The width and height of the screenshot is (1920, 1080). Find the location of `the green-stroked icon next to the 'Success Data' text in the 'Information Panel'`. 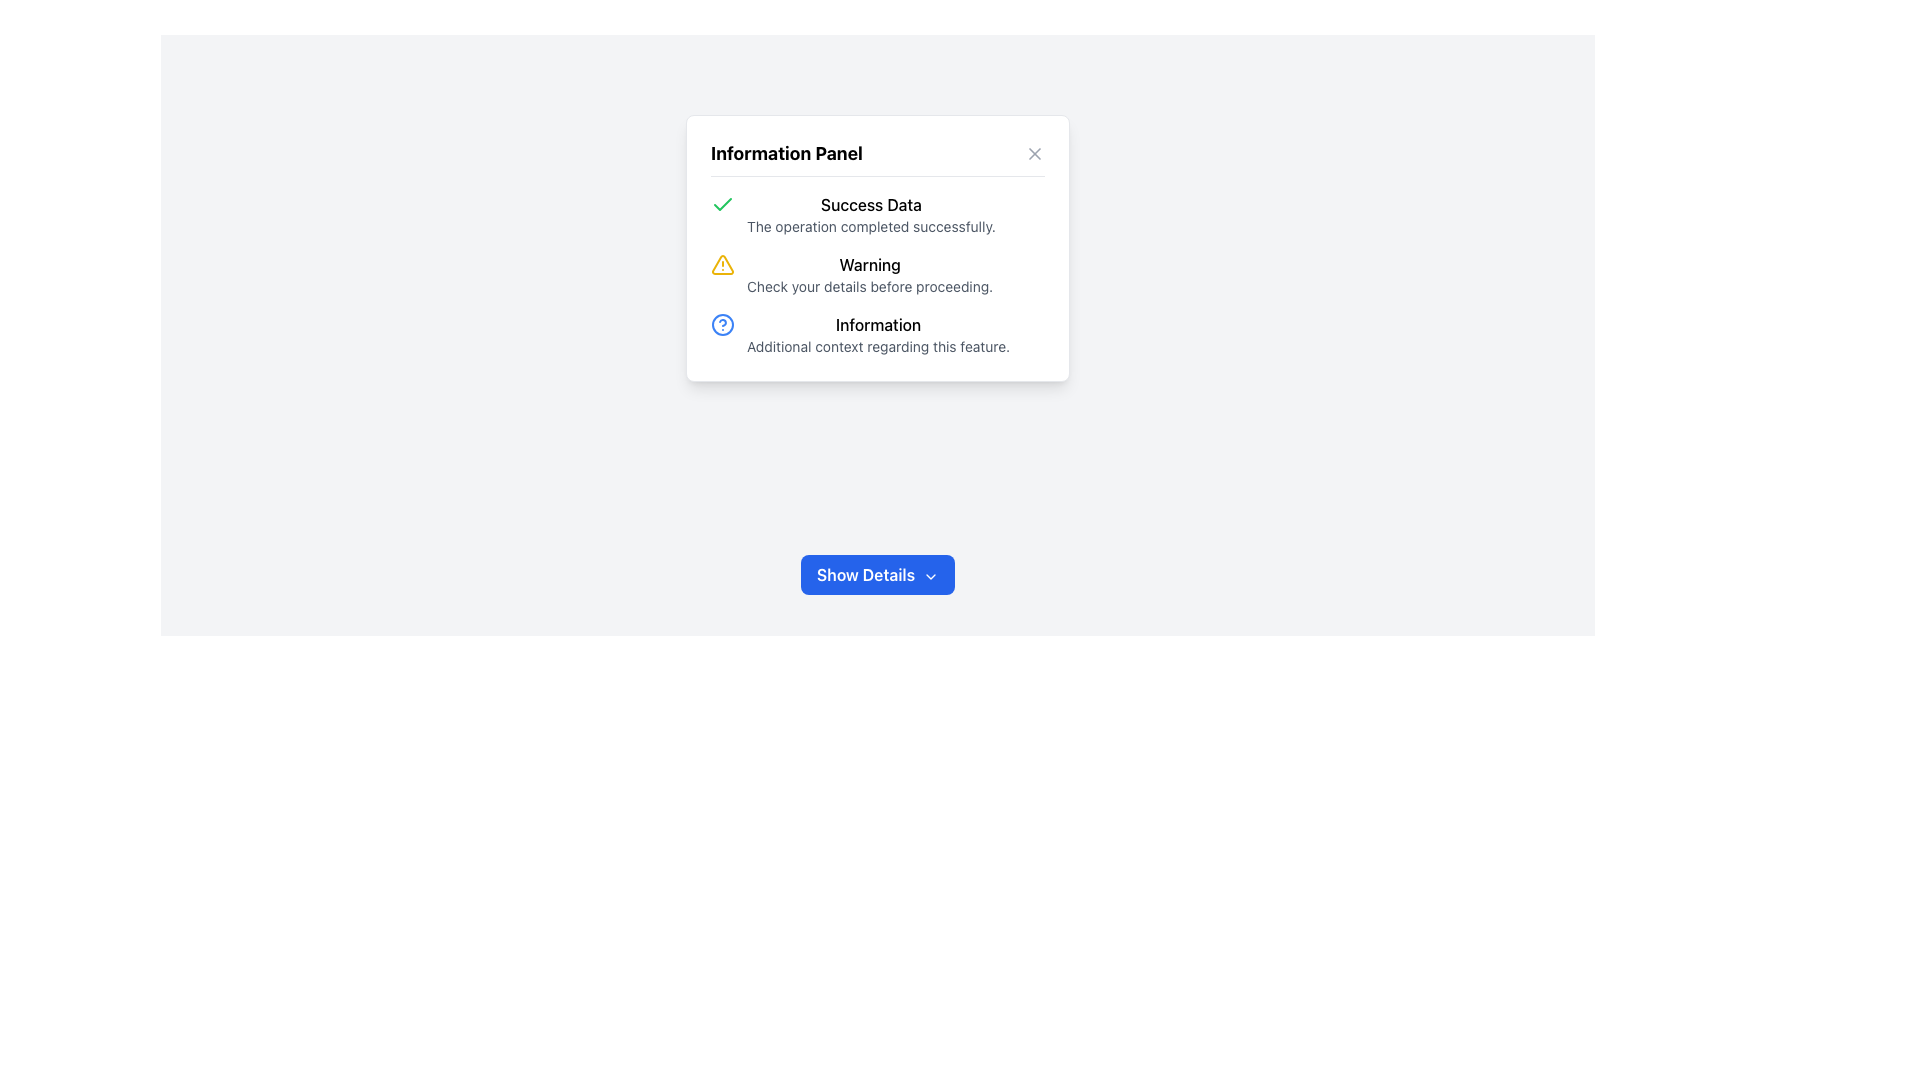

the green-stroked icon next to the 'Success Data' text in the 'Information Panel' is located at coordinates (722, 204).